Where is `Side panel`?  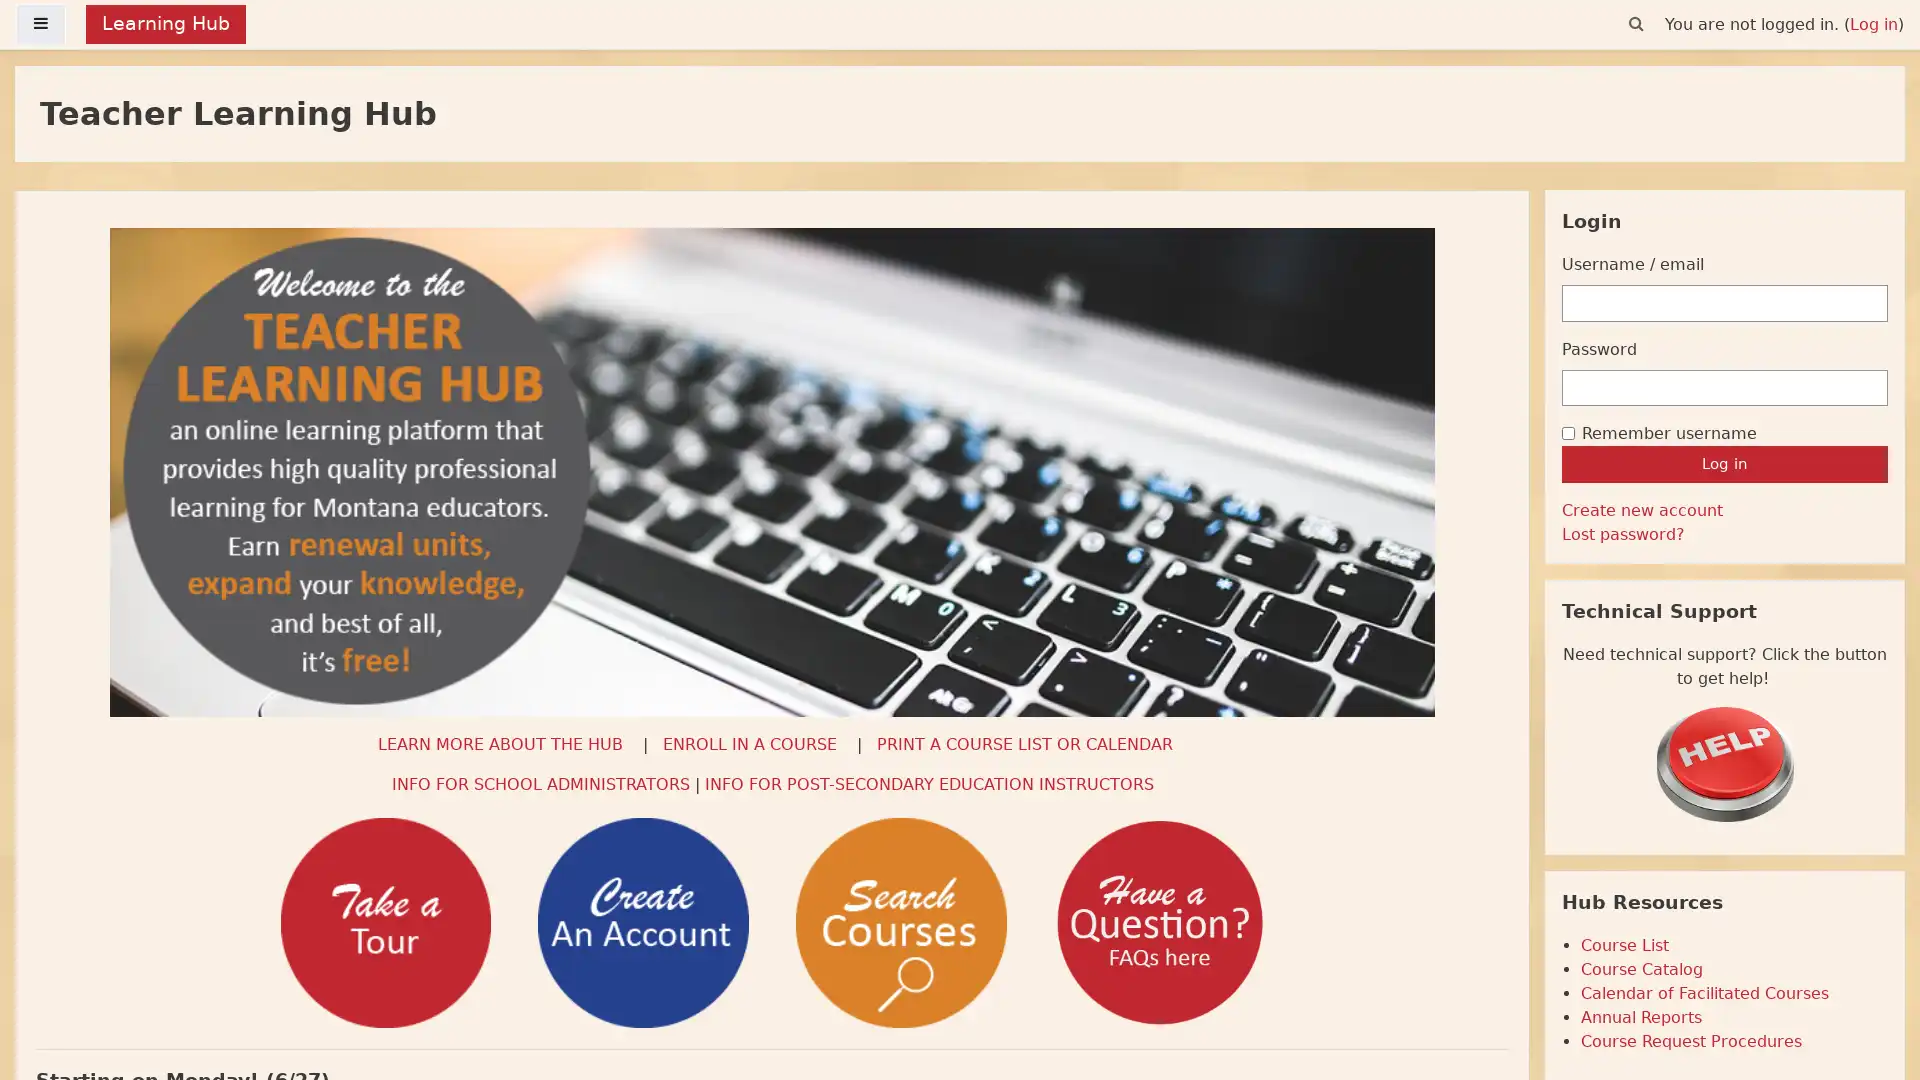 Side panel is located at coordinates (41, 23).